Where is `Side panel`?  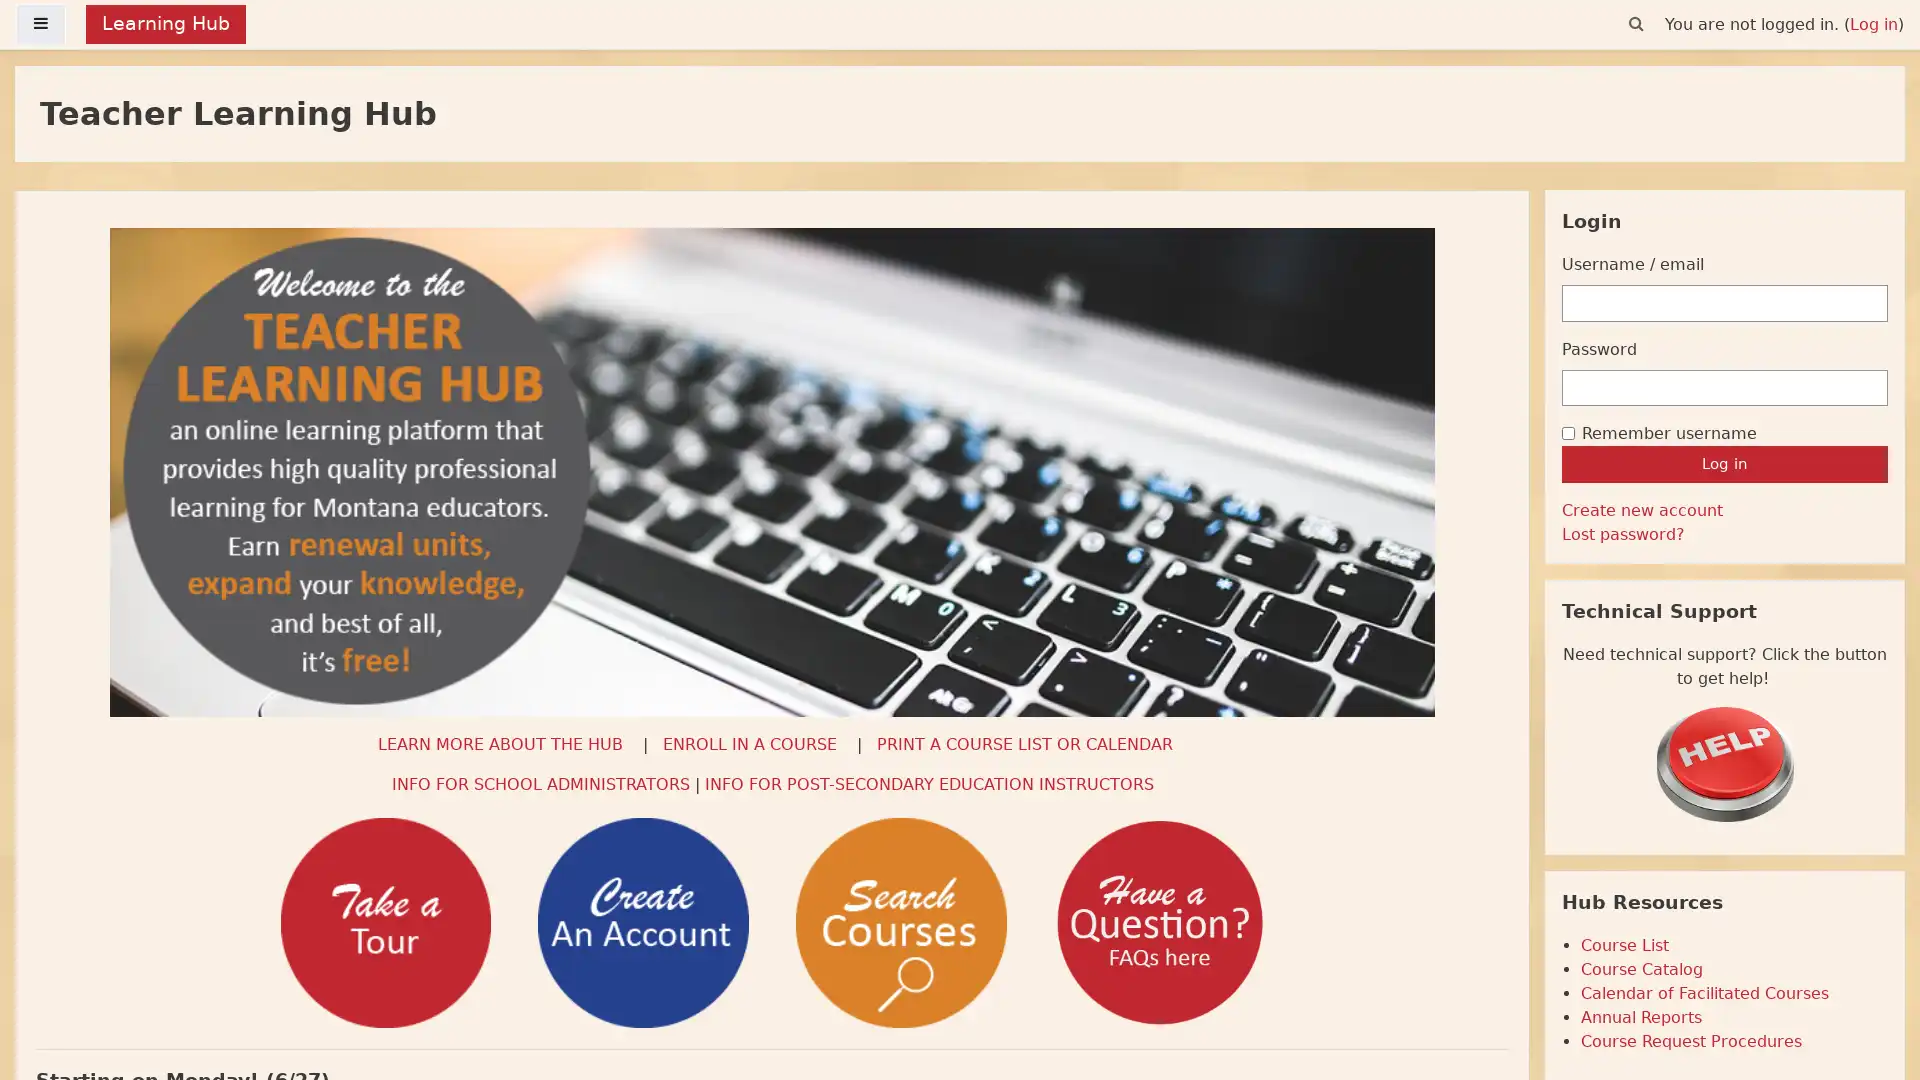 Side panel is located at coordinates (41, 23).